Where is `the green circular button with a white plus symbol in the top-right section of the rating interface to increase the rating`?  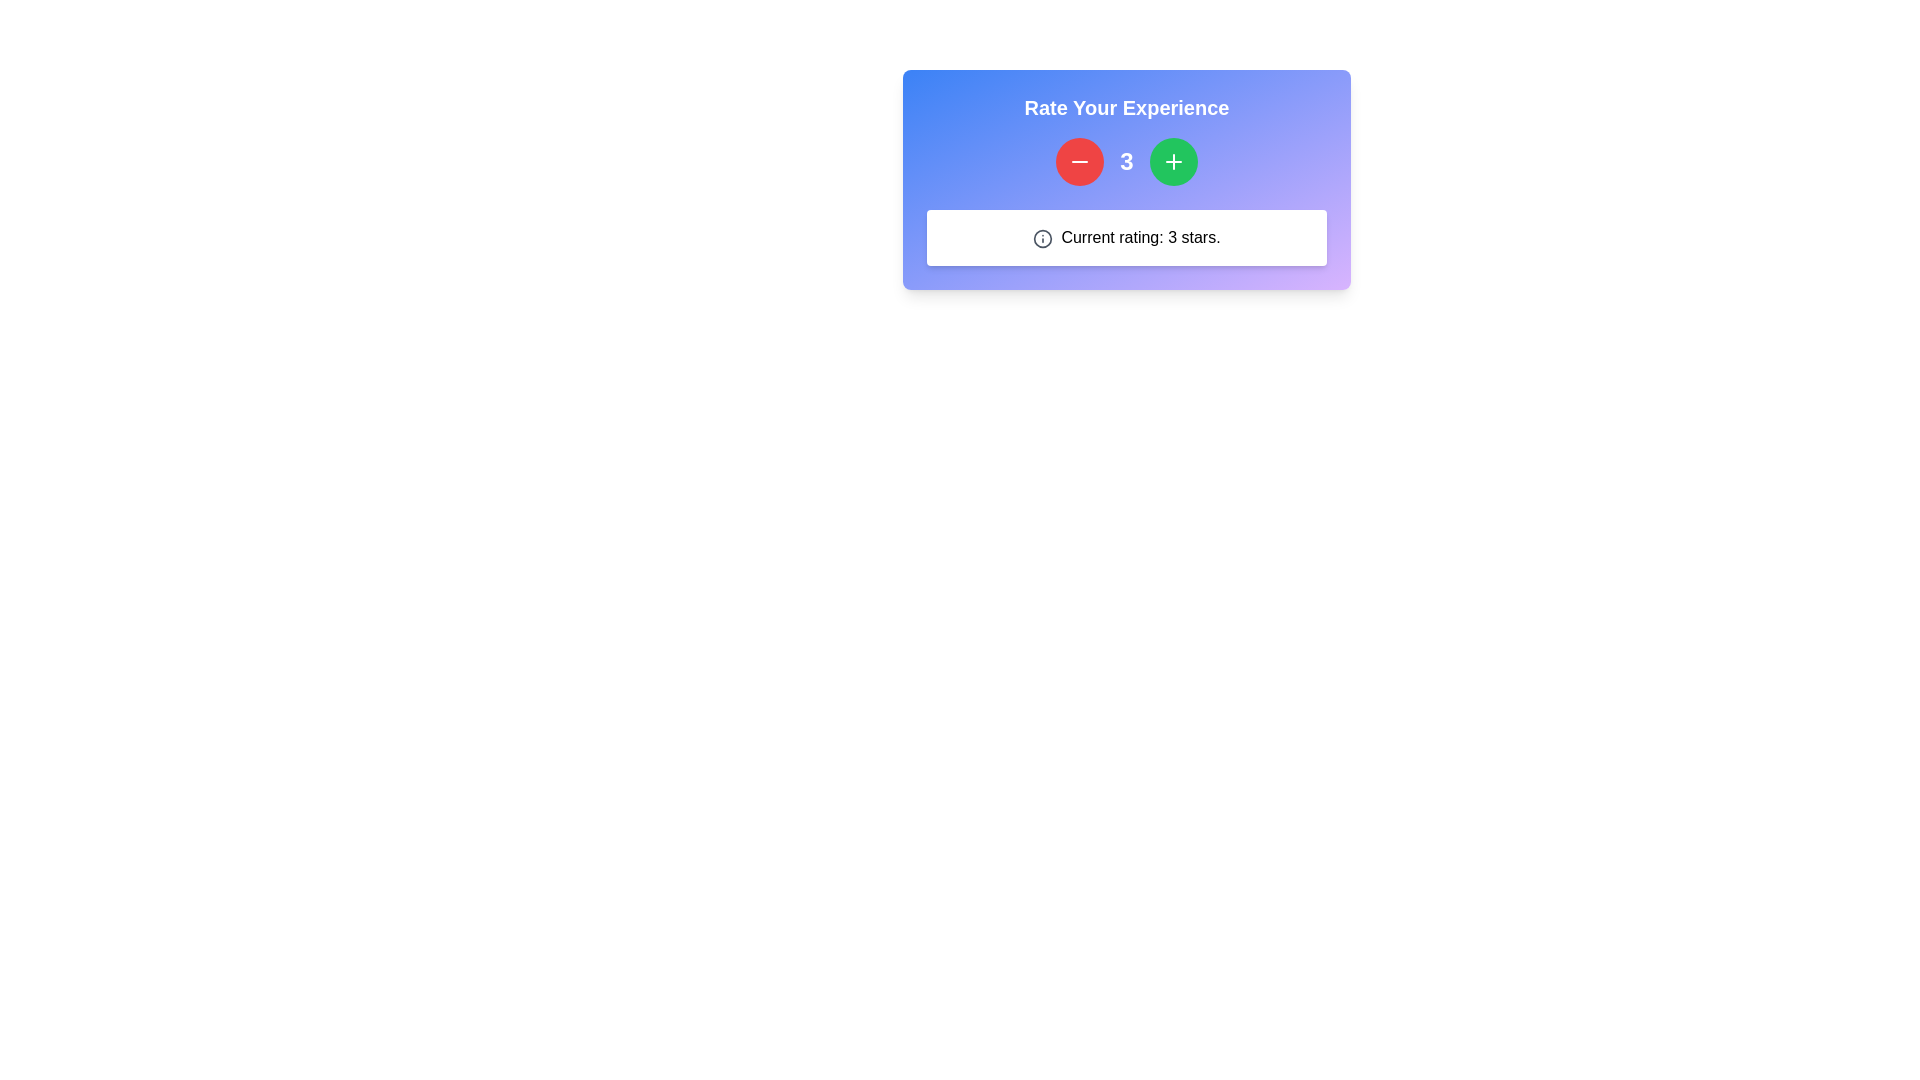 the green circular button with a white plus symbol in the top-right section of the rating interface to increase the rating is located at coordinates (1173, 161).